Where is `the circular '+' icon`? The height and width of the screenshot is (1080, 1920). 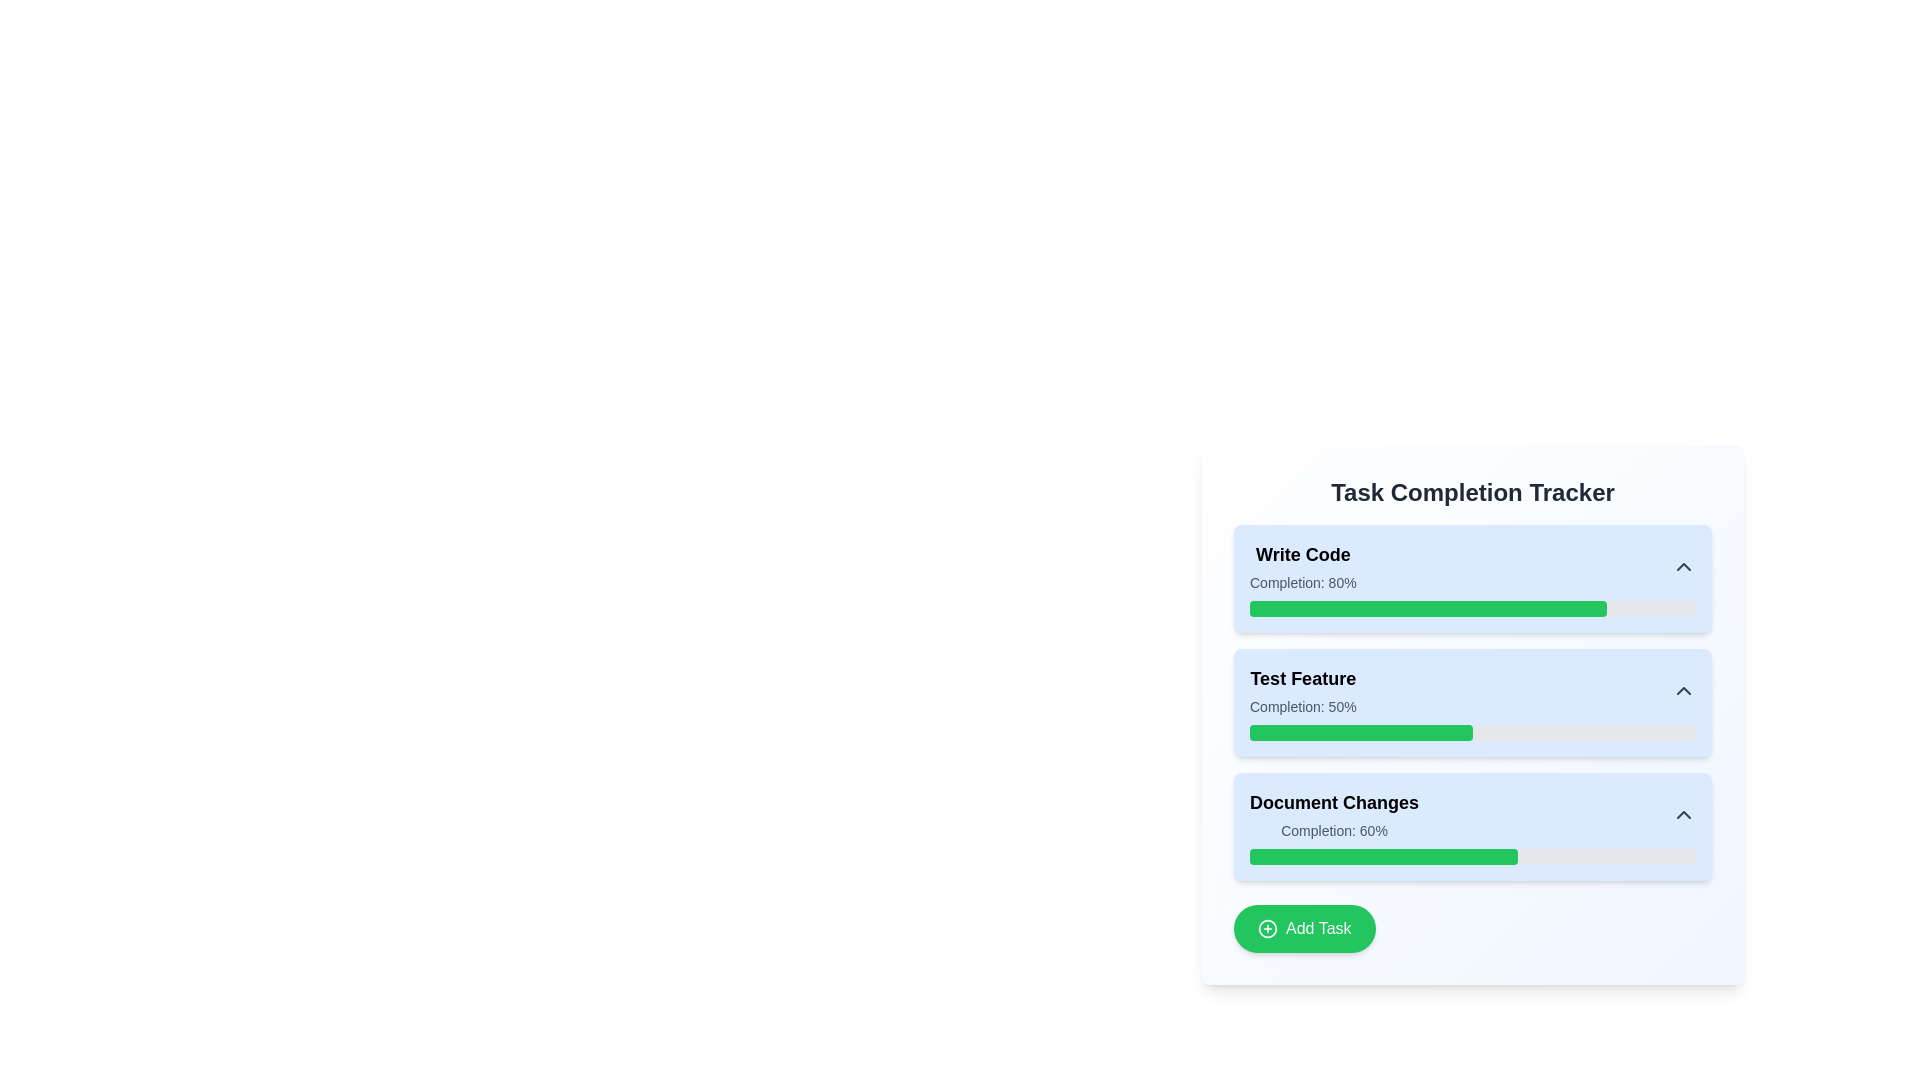
the circular '+' icon is located at coordinates (1266, 929).